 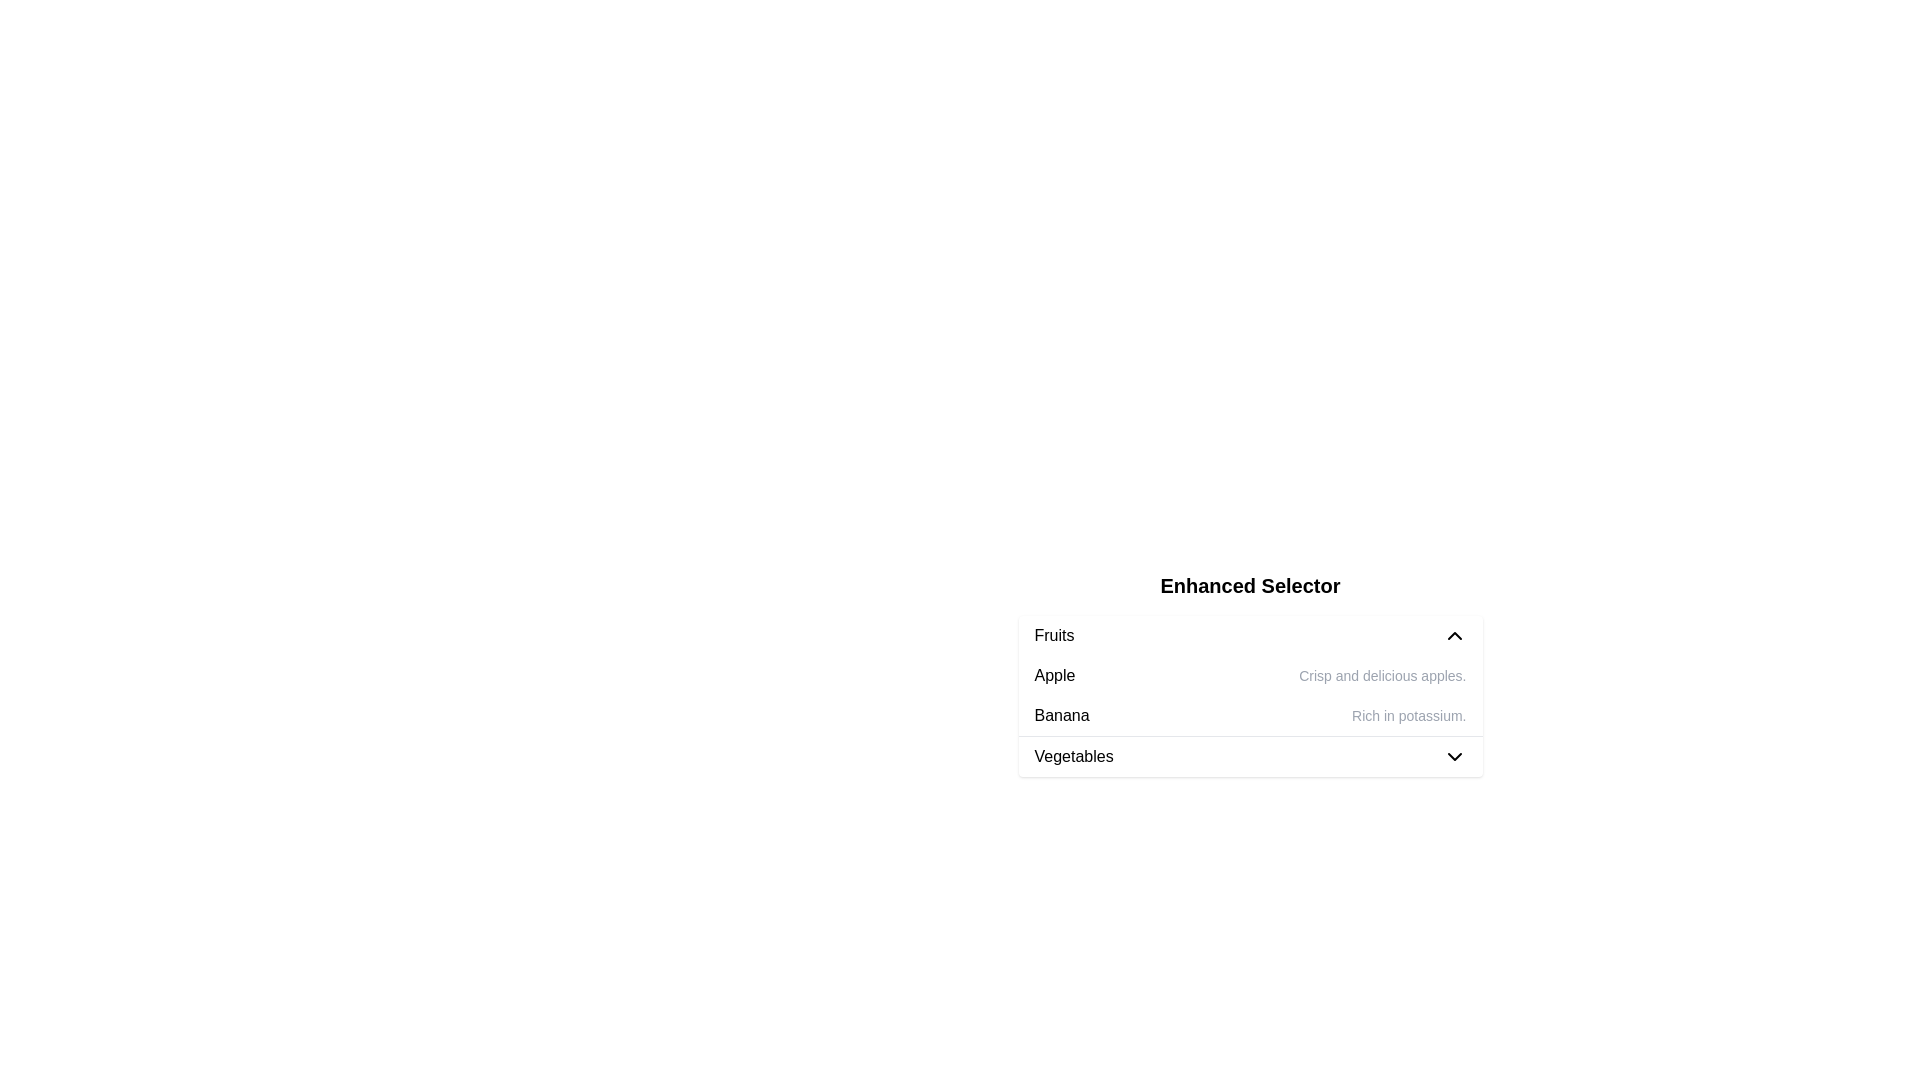 What do you see at coordinates (1249, 674) in the screenshot?
I see `the sub-item 'Apple' within the Dropdown panel titled 'Enhanced Selector', which is displayed in a clean, bordered, white background panel` at bounding box center [1249, 674].